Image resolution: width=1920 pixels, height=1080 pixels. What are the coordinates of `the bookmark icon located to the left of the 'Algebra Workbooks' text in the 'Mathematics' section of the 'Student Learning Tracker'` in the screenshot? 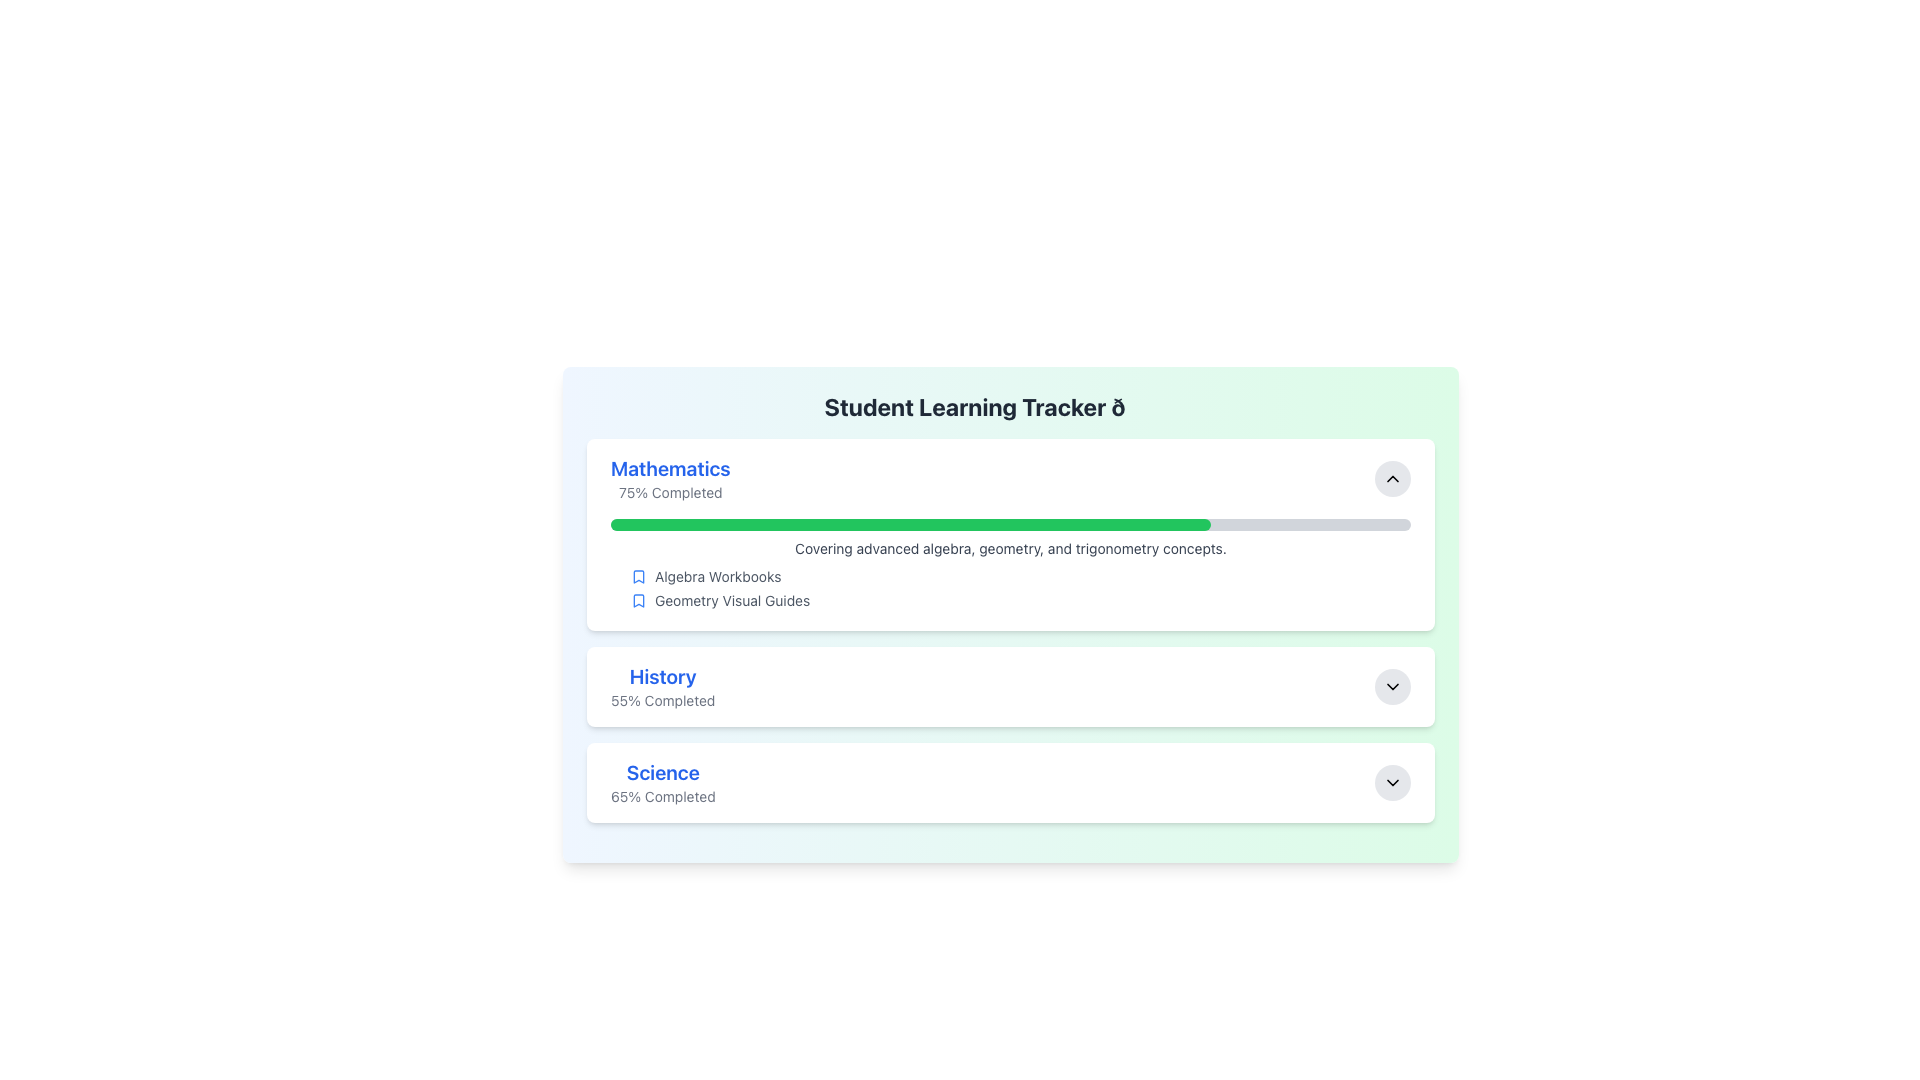 It's located at (637, 577).